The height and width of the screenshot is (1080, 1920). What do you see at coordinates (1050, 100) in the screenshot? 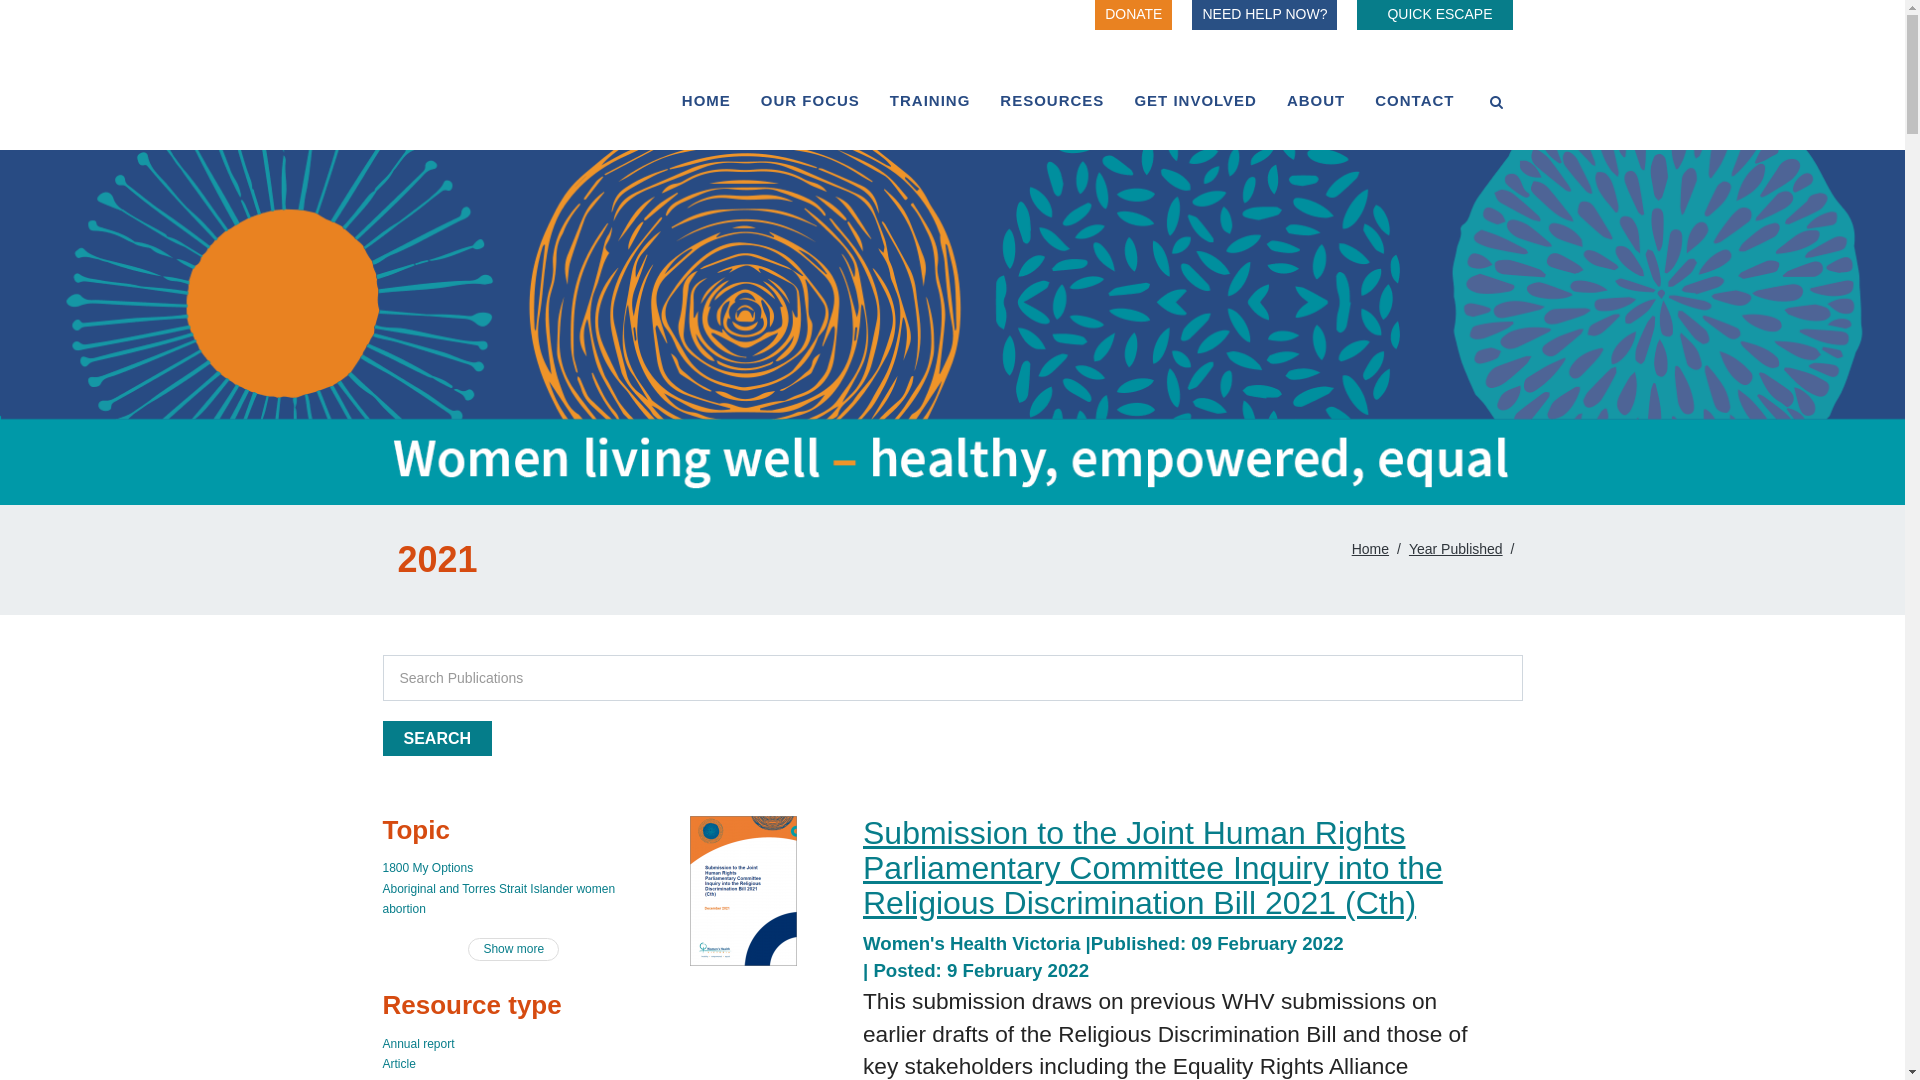
I see `'RESOURCES'` at bounding box center [1050, 100].